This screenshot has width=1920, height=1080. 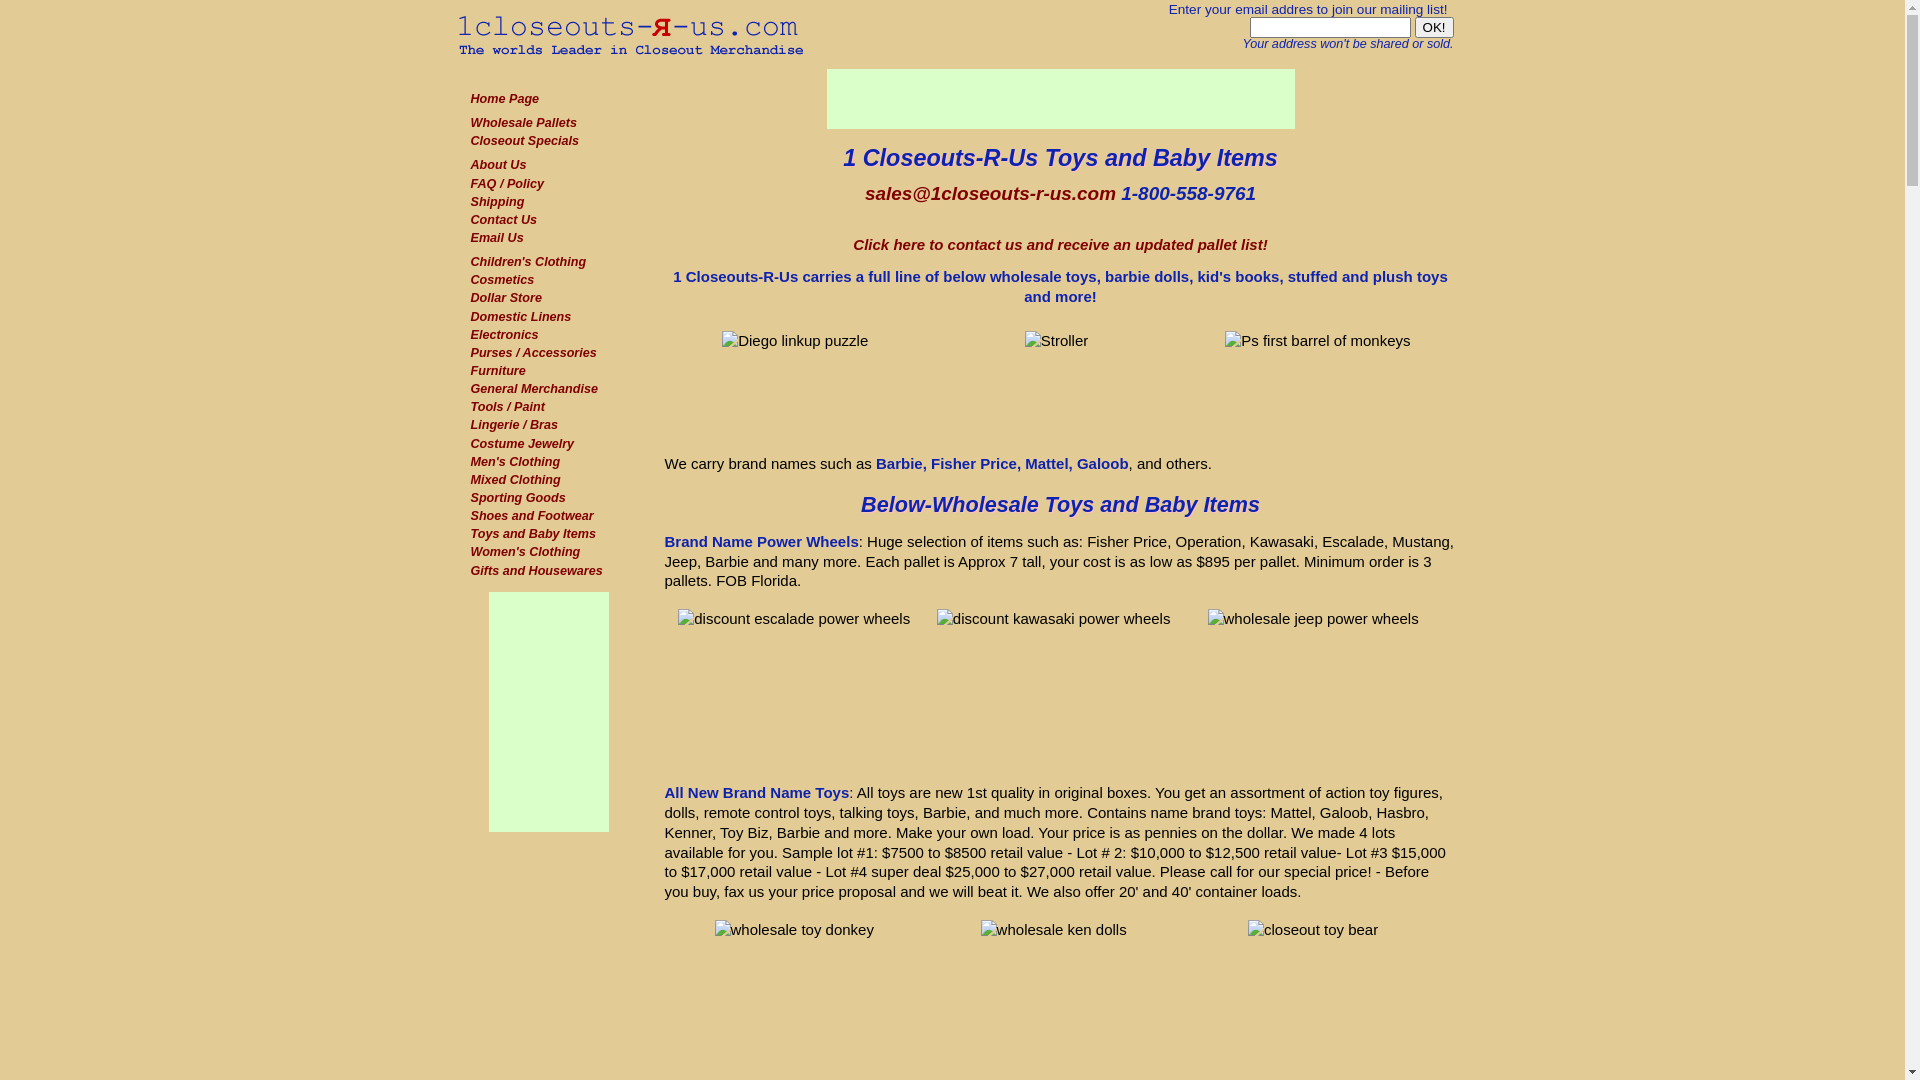 What do you see at coordinates (469, 334) in the screenshot?
I see `'Electronics'` at bounding box center [469, 334].